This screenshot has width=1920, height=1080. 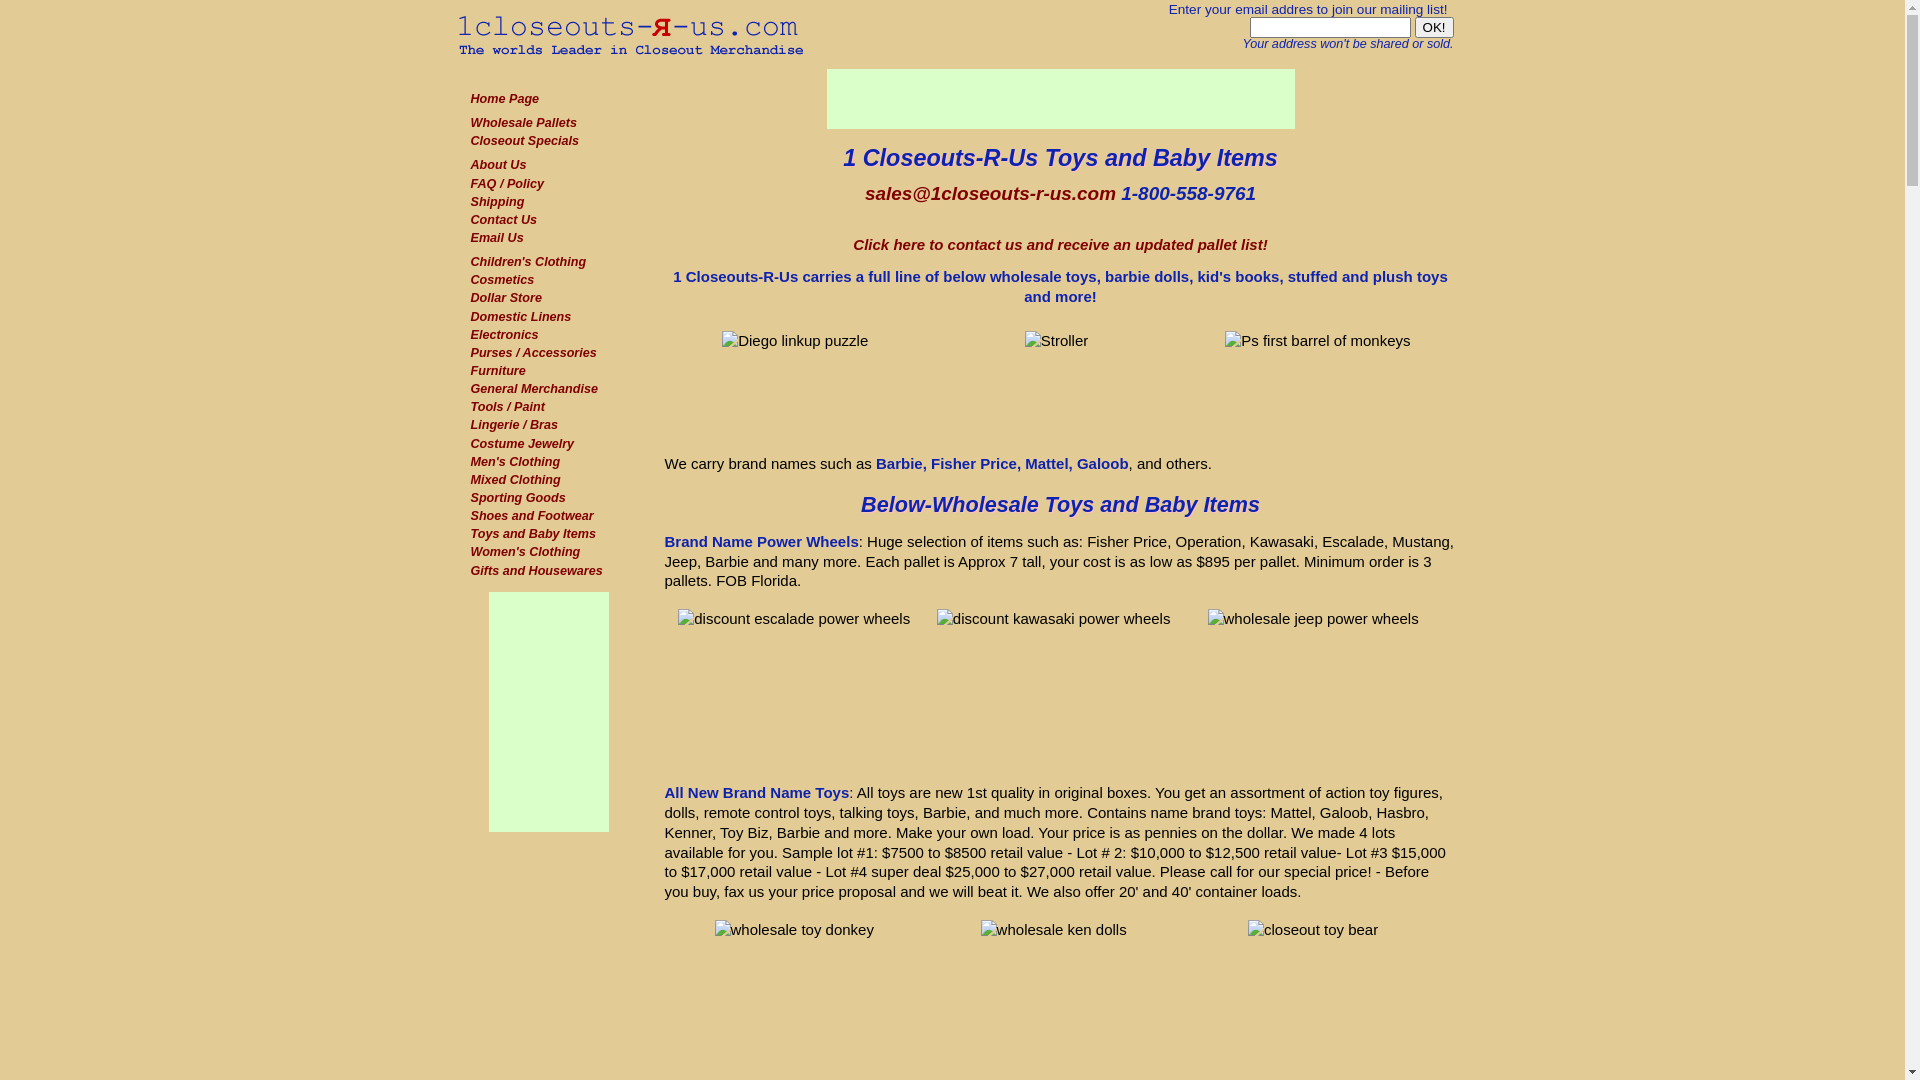 What do you see at coordinates (469, 334) in the screenshot?
I see `'Electronics'` at bounding box center [469, 334].